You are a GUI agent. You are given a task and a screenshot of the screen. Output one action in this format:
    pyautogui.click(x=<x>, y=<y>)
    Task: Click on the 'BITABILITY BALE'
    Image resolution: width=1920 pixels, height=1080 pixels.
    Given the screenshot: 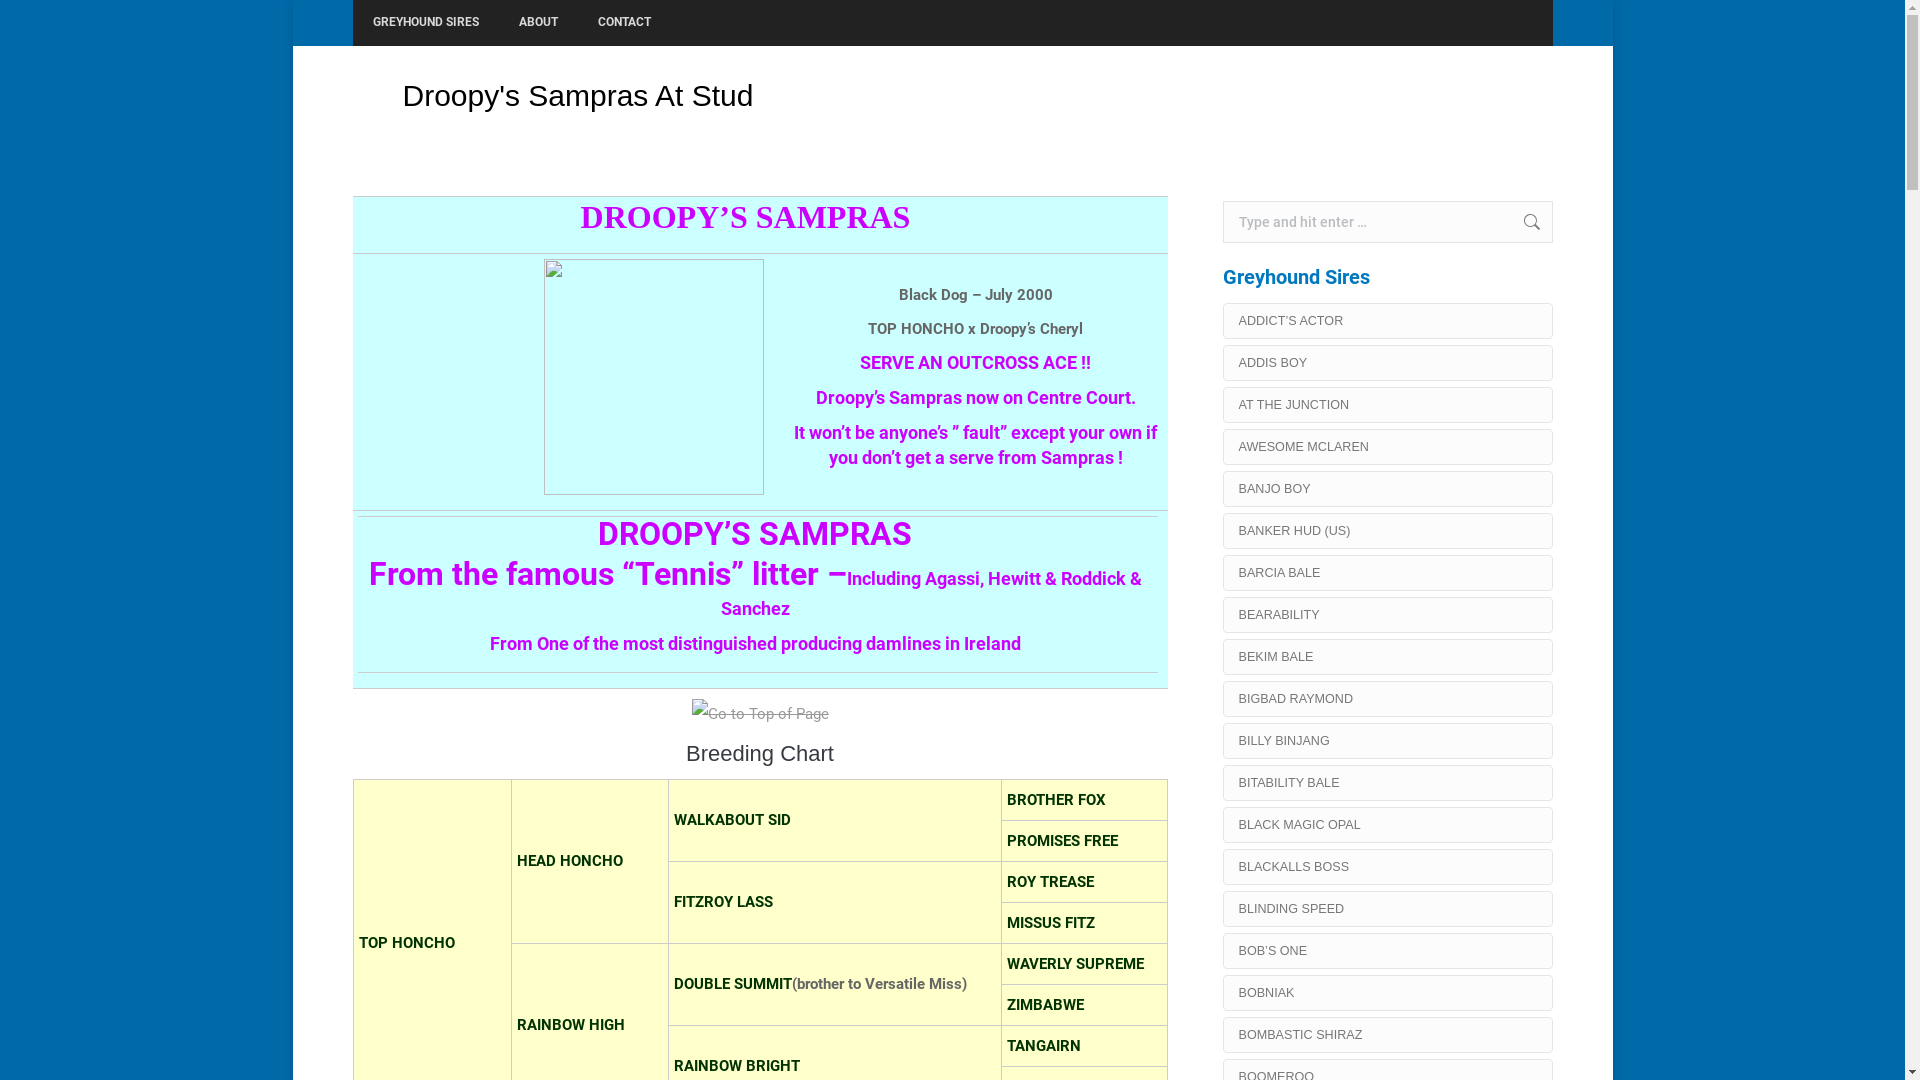 What is the action you would take?
    pyautogui.click(x=1386, y=782)
    